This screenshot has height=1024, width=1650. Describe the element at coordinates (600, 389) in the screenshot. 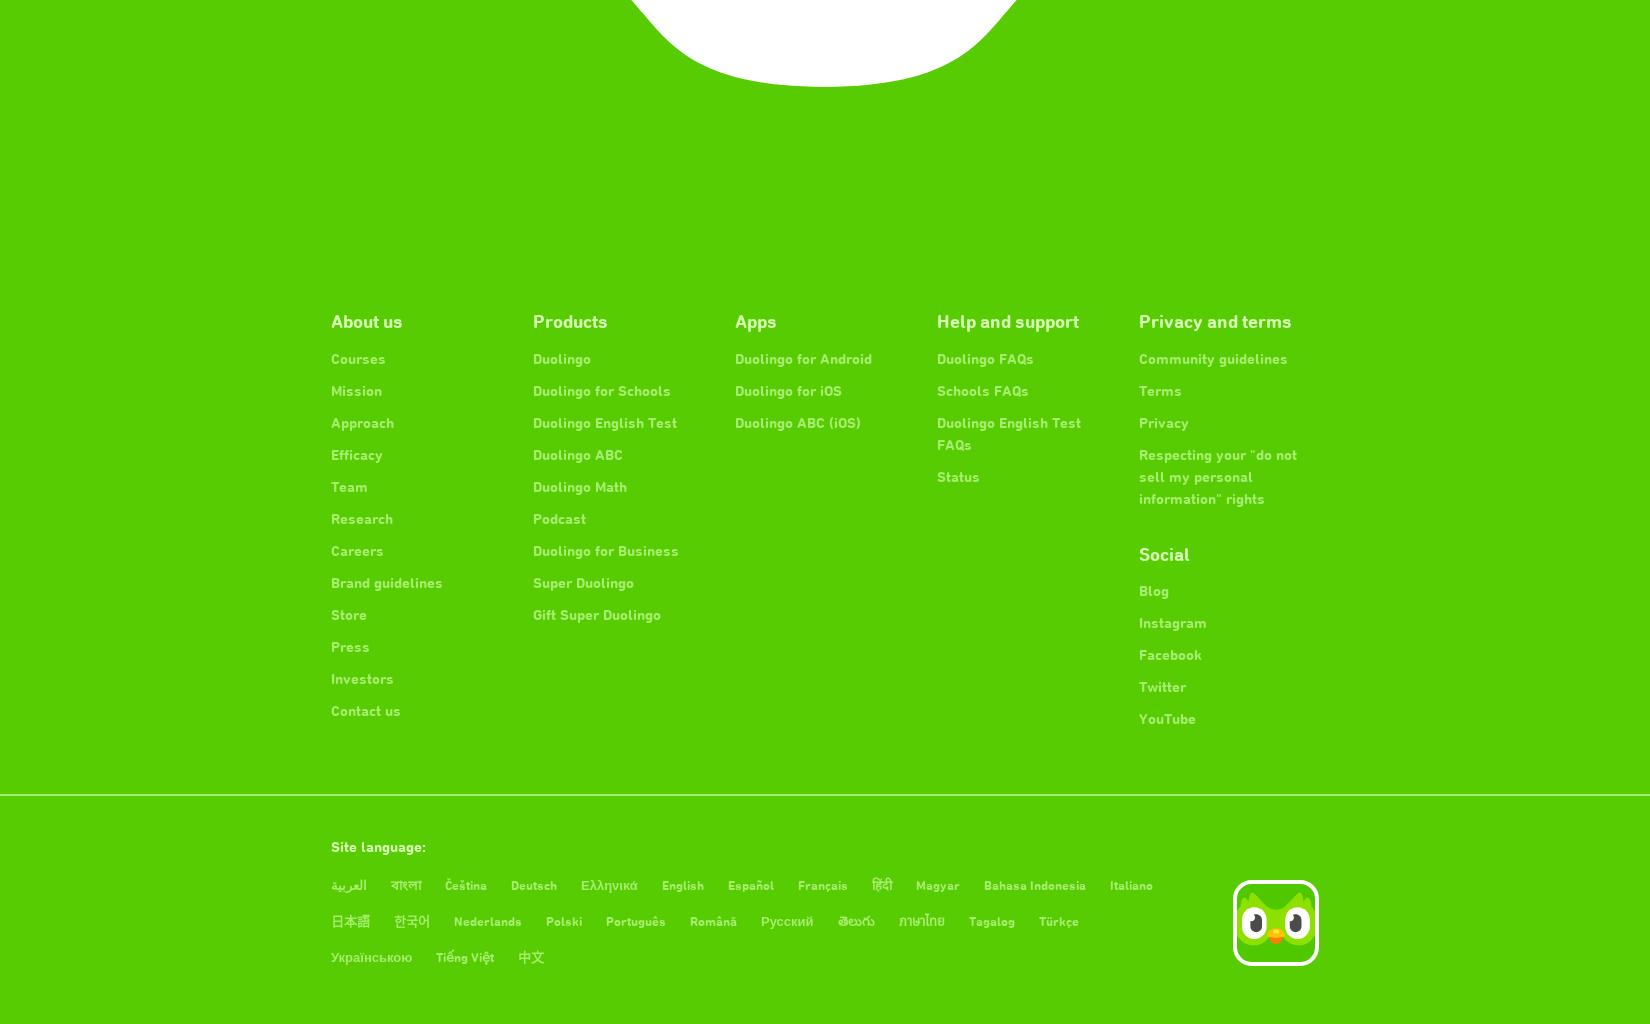

I see `'Duolingo for Schools'` at that location.